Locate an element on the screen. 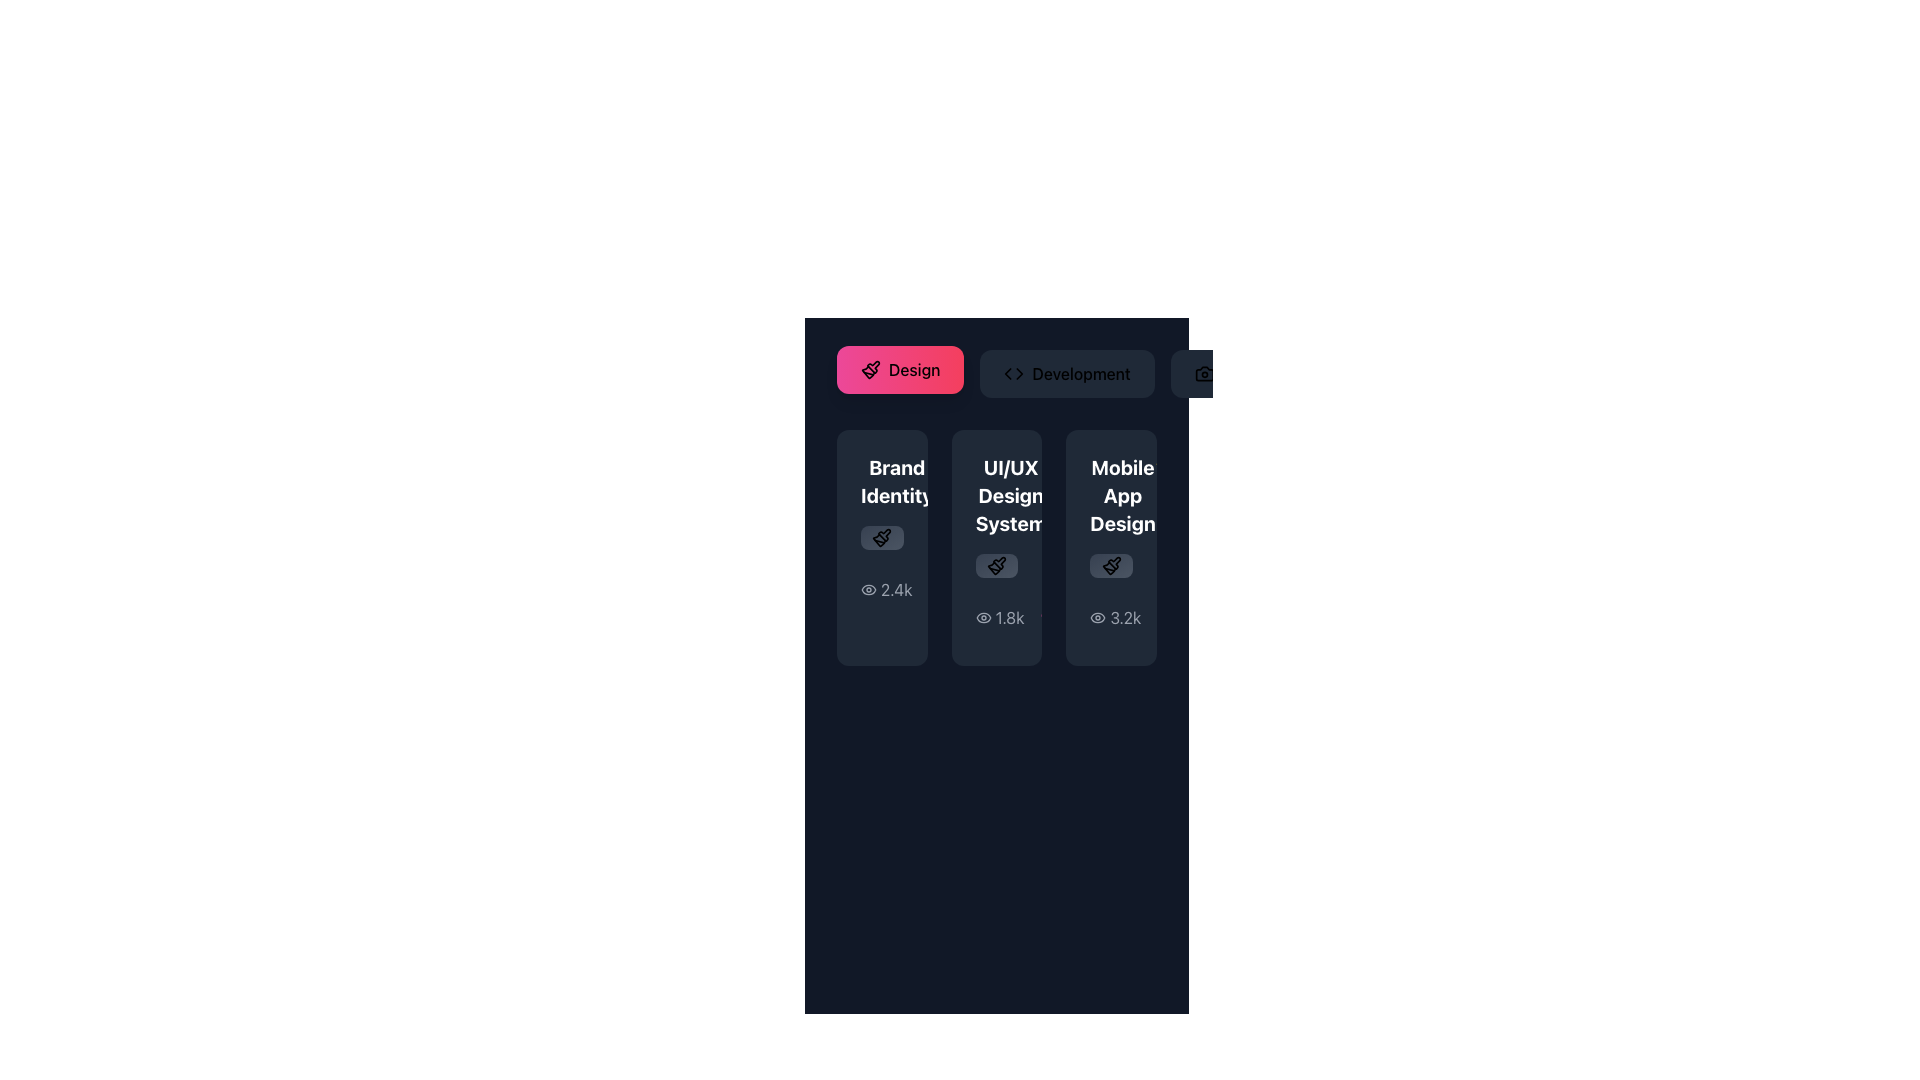 This screenshot has height=1080, width=1920. the static text label displaying '2.4k', which indicates the view count for the 'Brand Identity' content, located at the bottom of the 'Brand Identity' card is located at coordinates (895, 589).